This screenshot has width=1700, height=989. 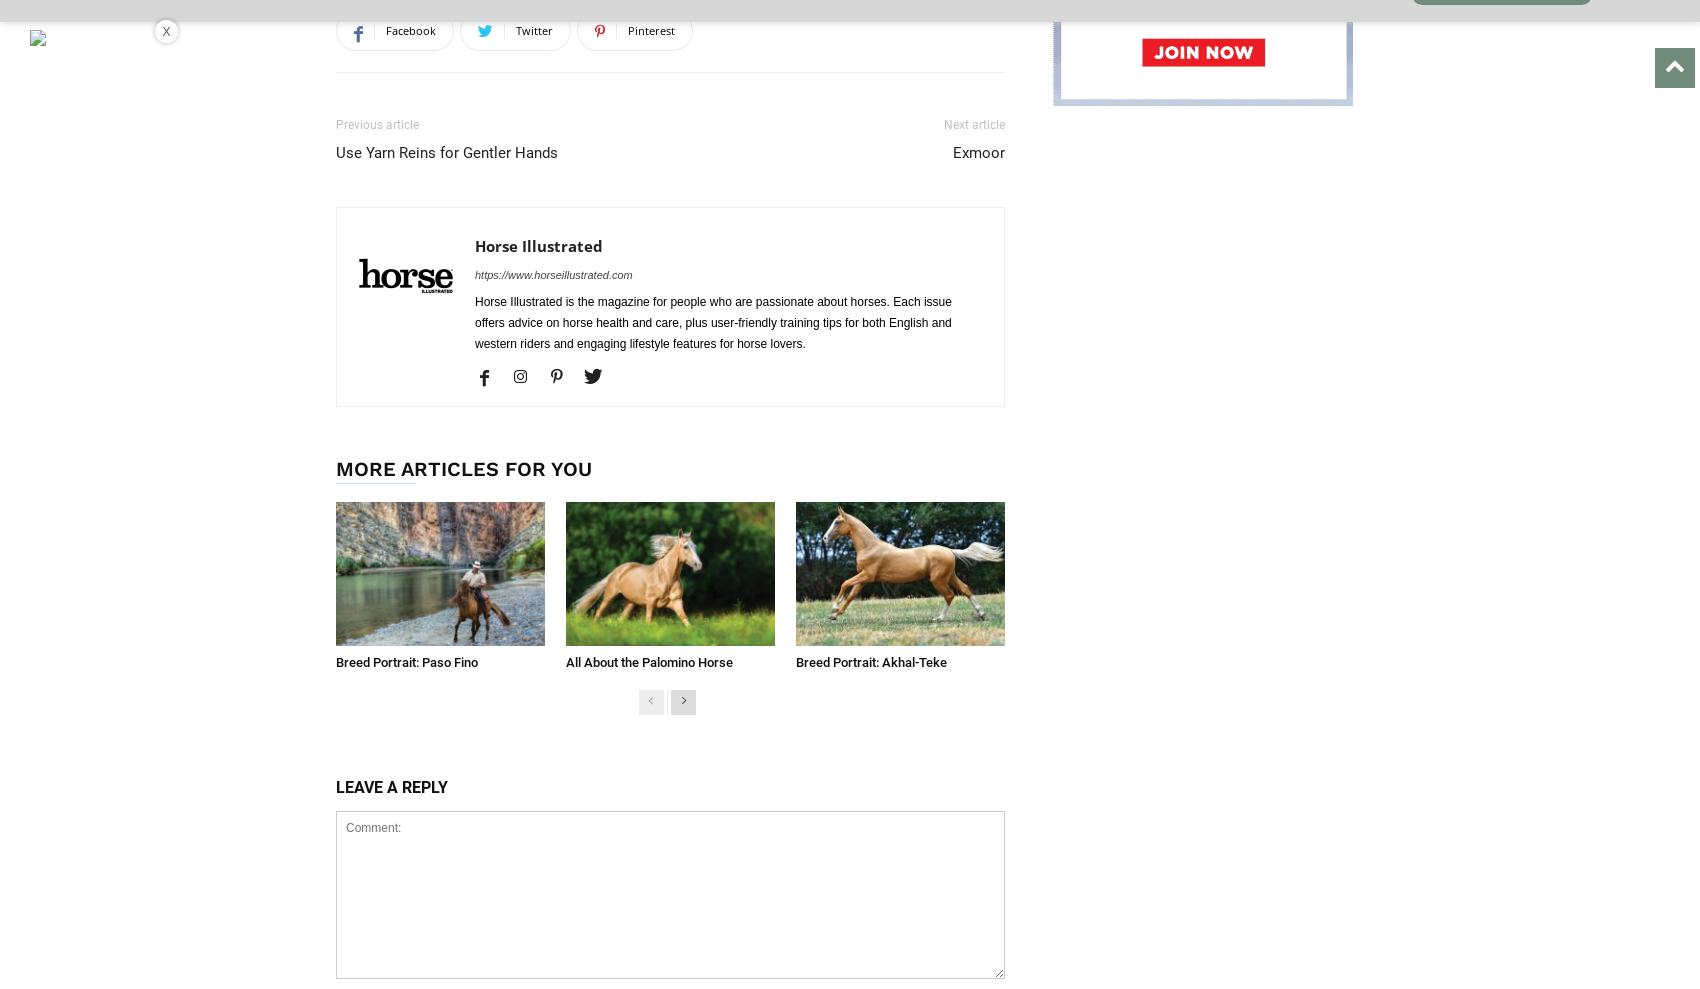 What do you see at coordinates (973, 124) in the screenshot?
I see `'Next article'` at bounding box center [973, 124].